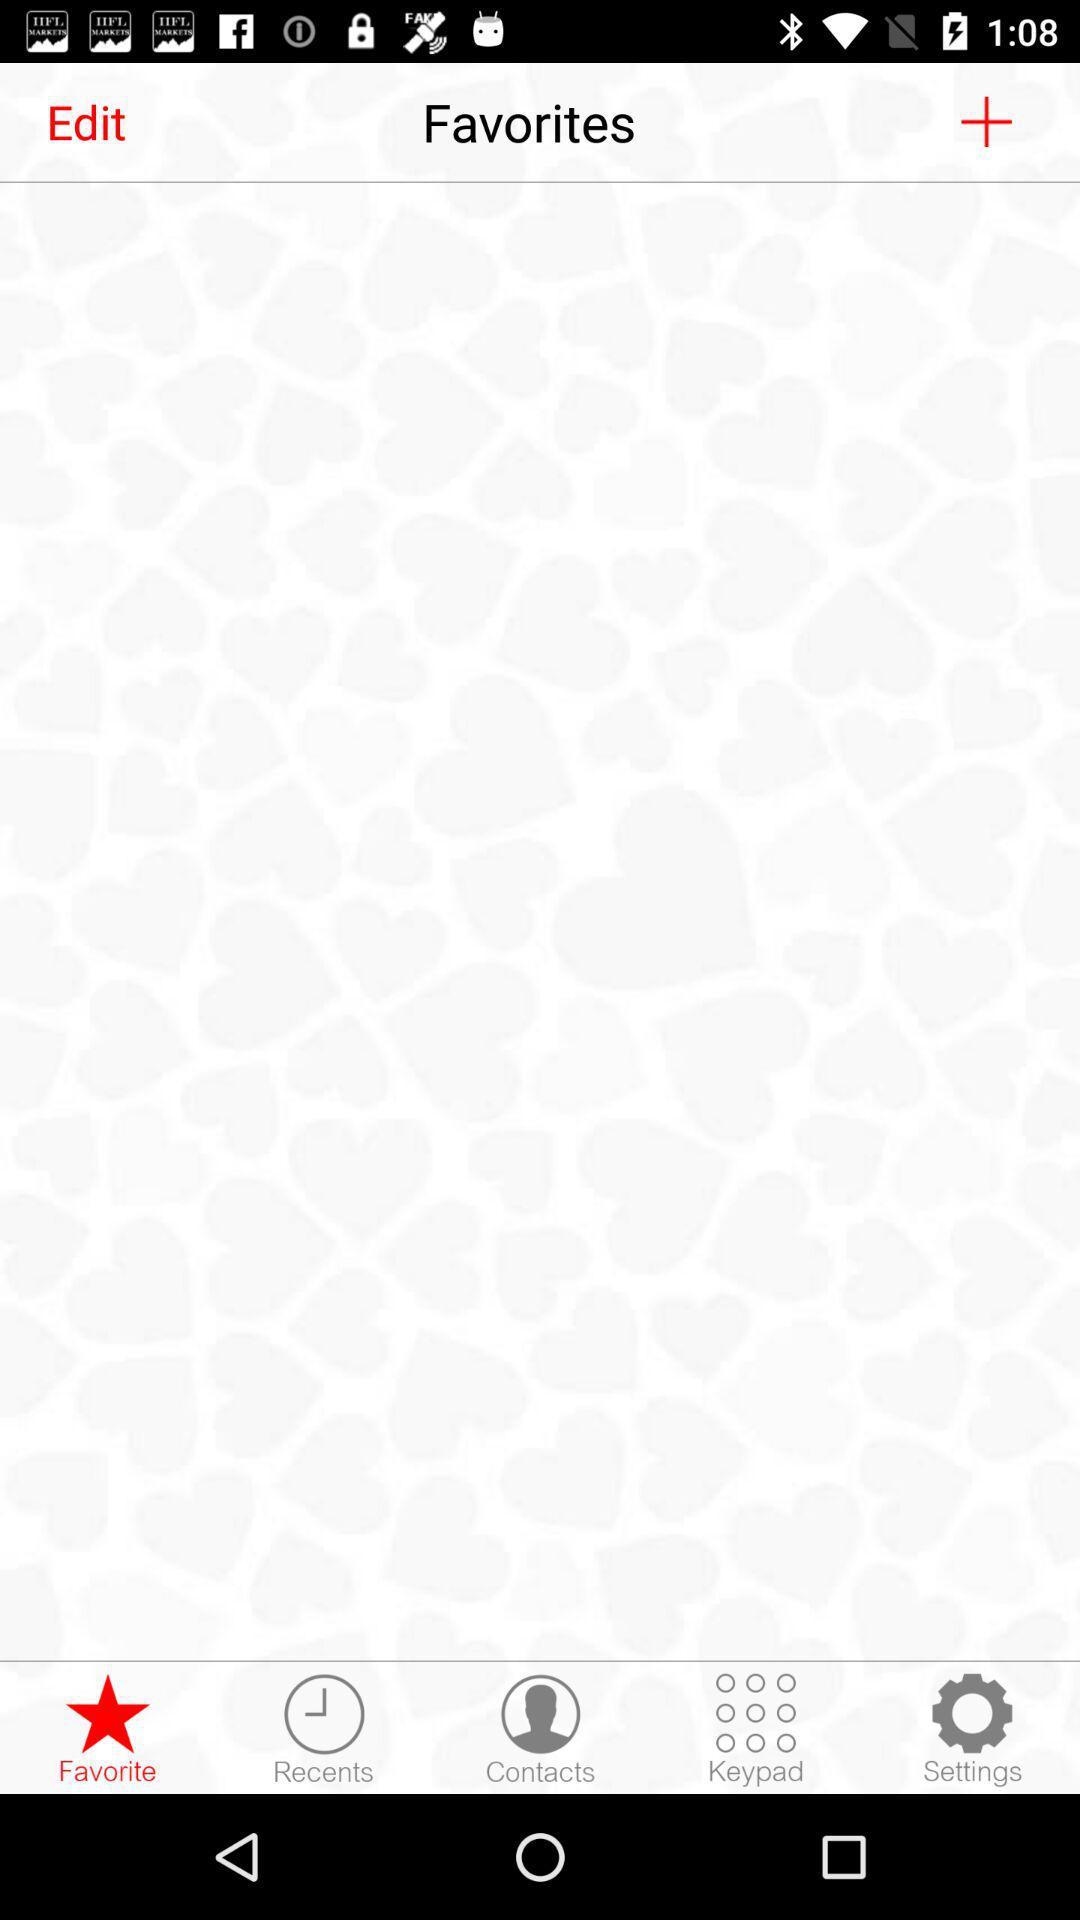 The width and height of the screenshot is (1080, 1920). What do you see at coordinates (756, 1728) in the screenshot?
I see `keypad` at bounding box center [756, 1728].